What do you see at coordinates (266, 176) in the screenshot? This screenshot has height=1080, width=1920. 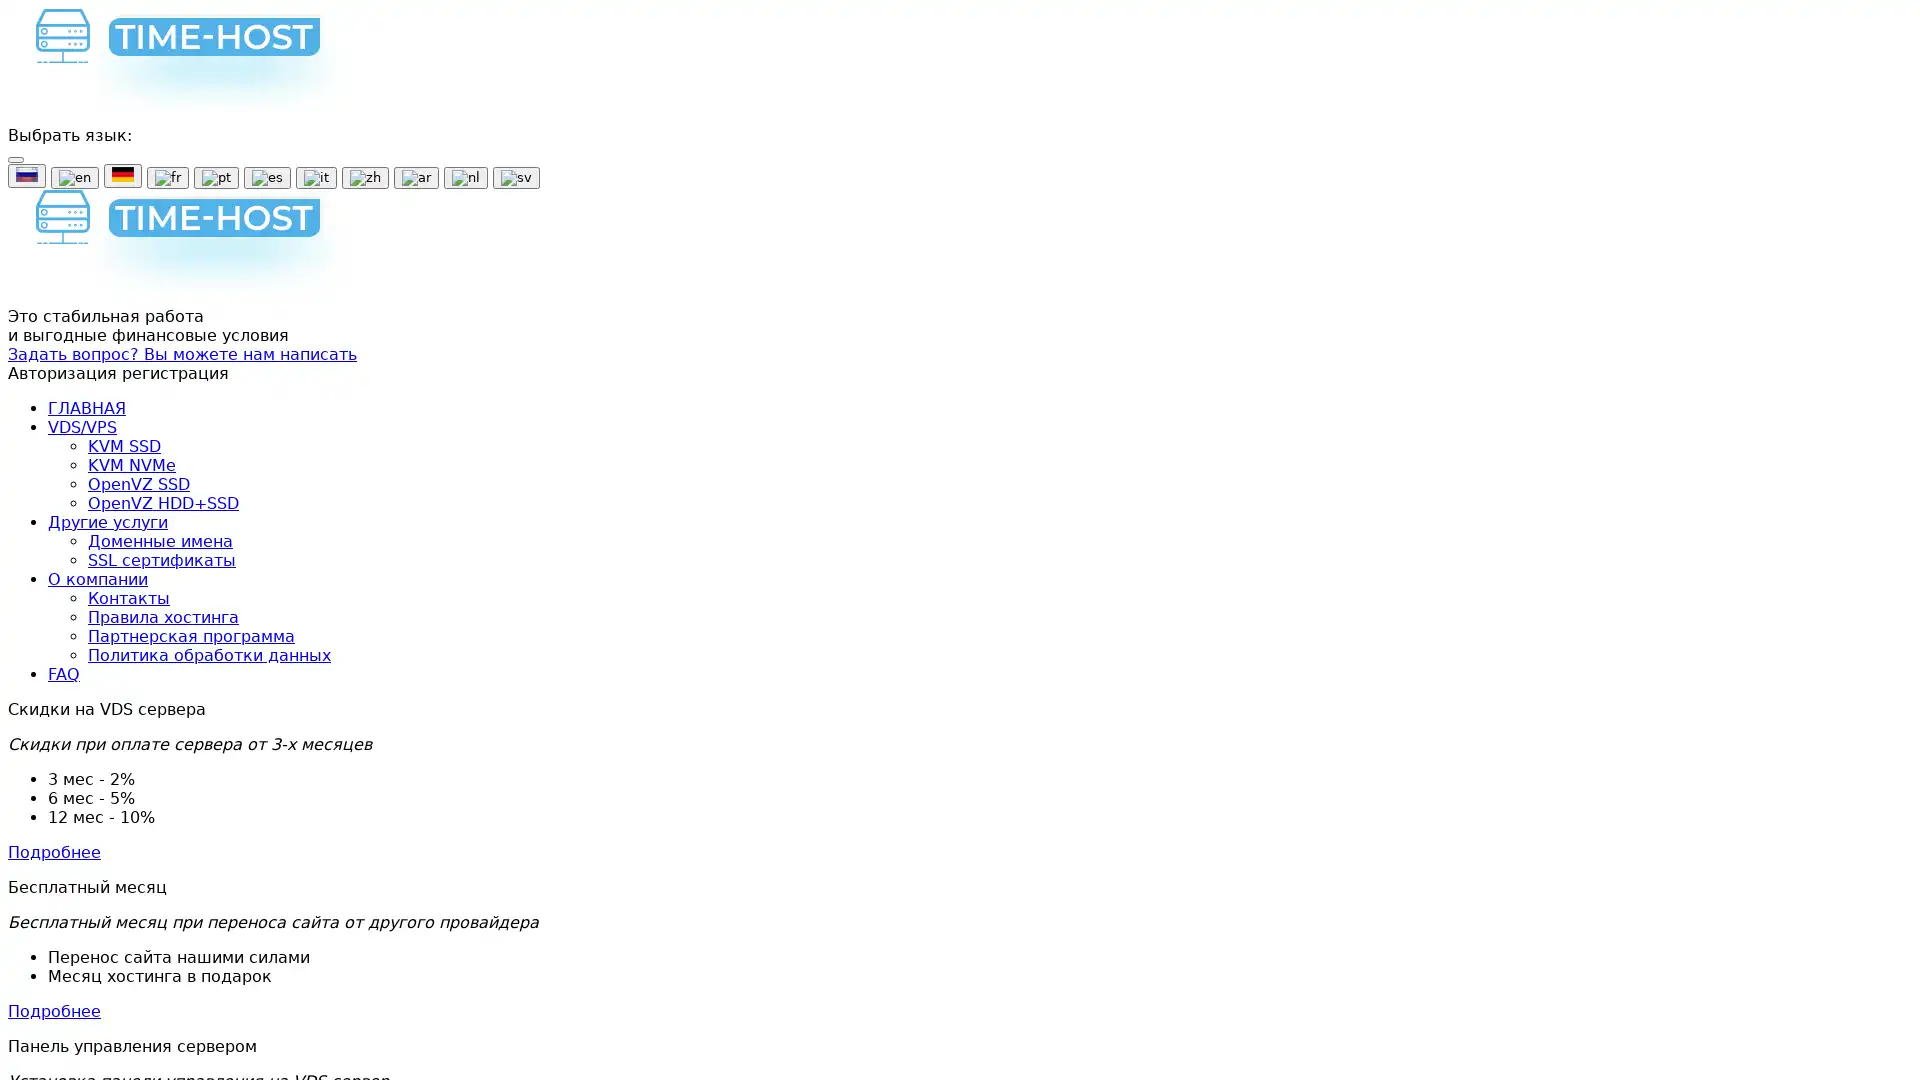 I see `es` at bounding box center [266, 176].